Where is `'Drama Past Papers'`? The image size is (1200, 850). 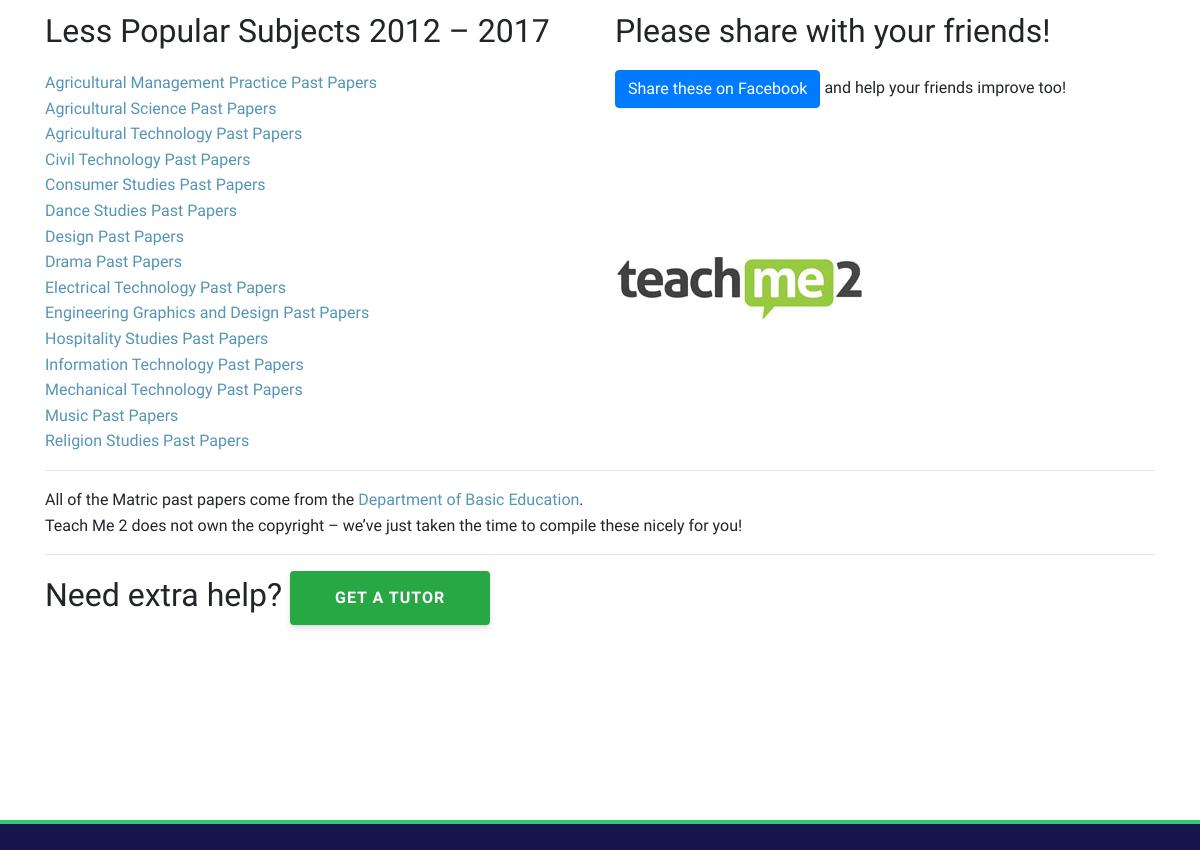
'Drama Past Papers' is located at coordinates (113, 260).